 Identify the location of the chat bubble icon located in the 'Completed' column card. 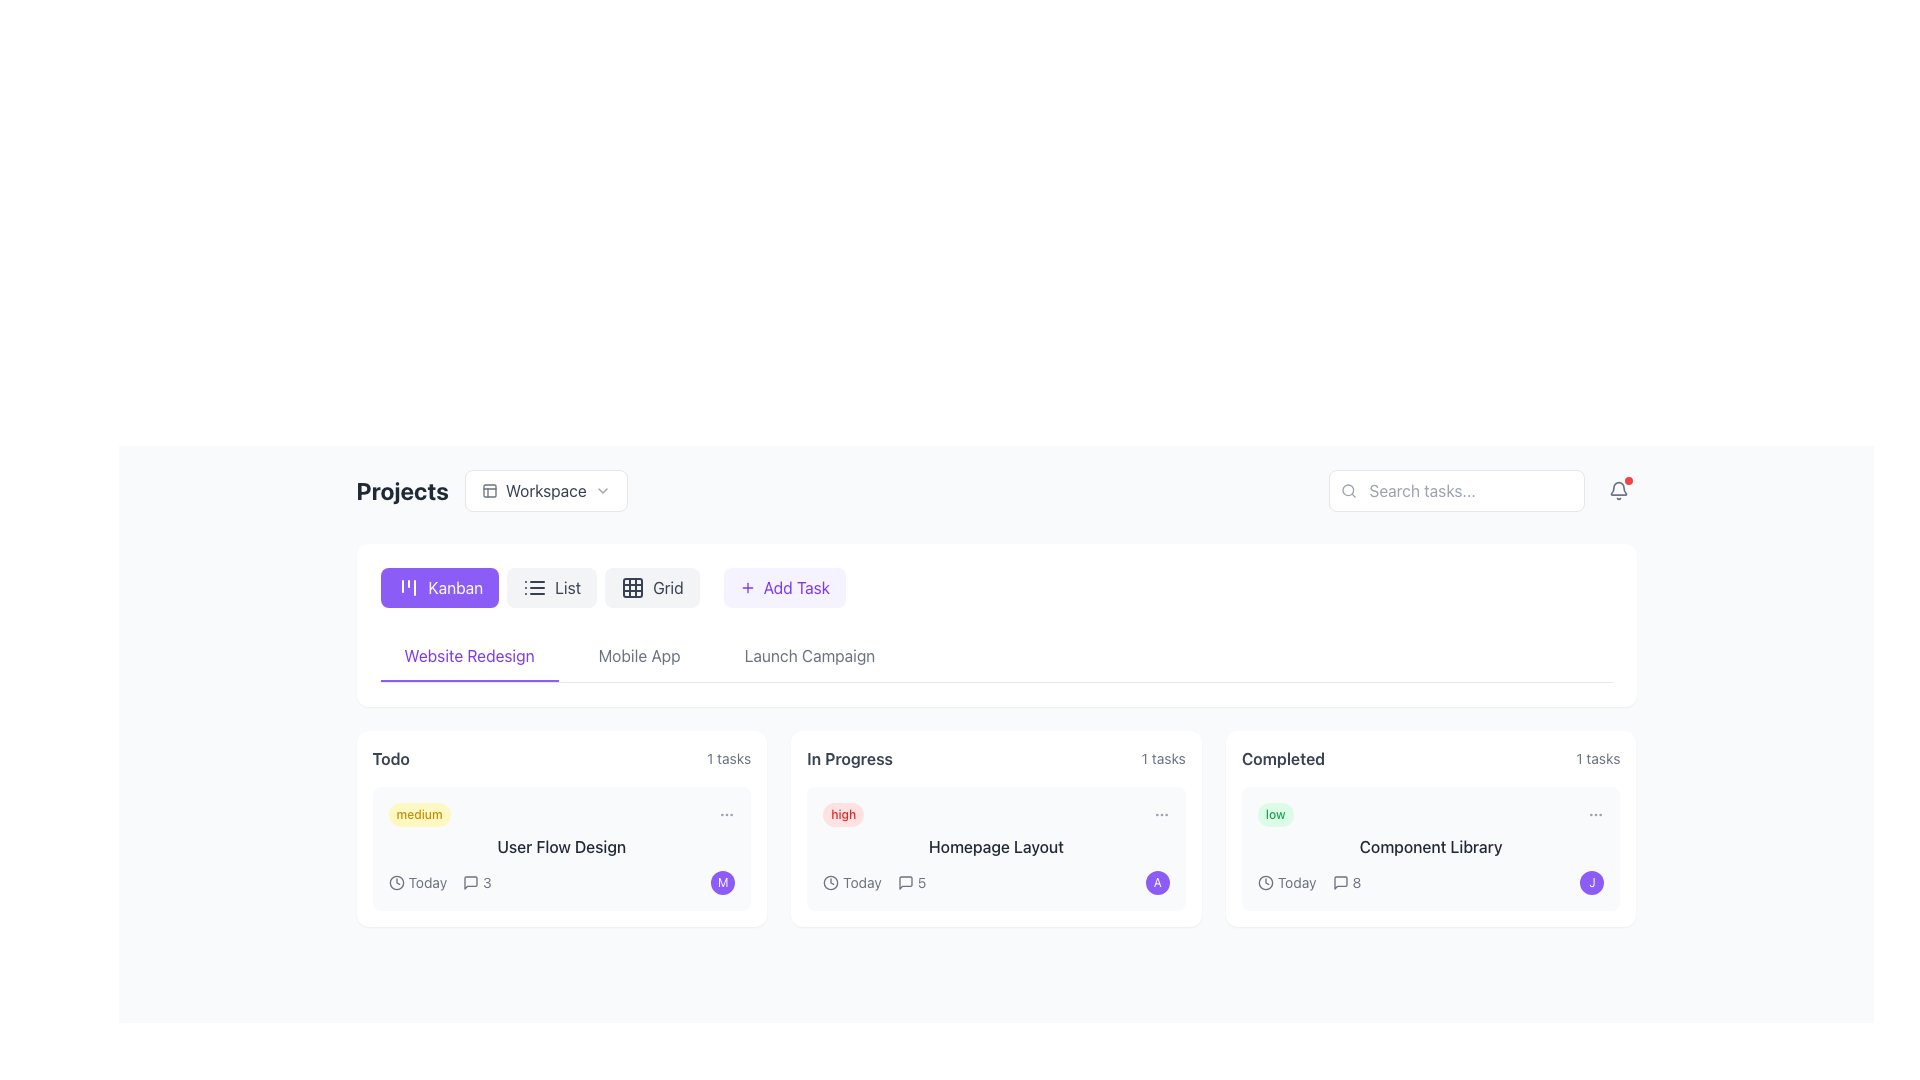
(1340, 882).